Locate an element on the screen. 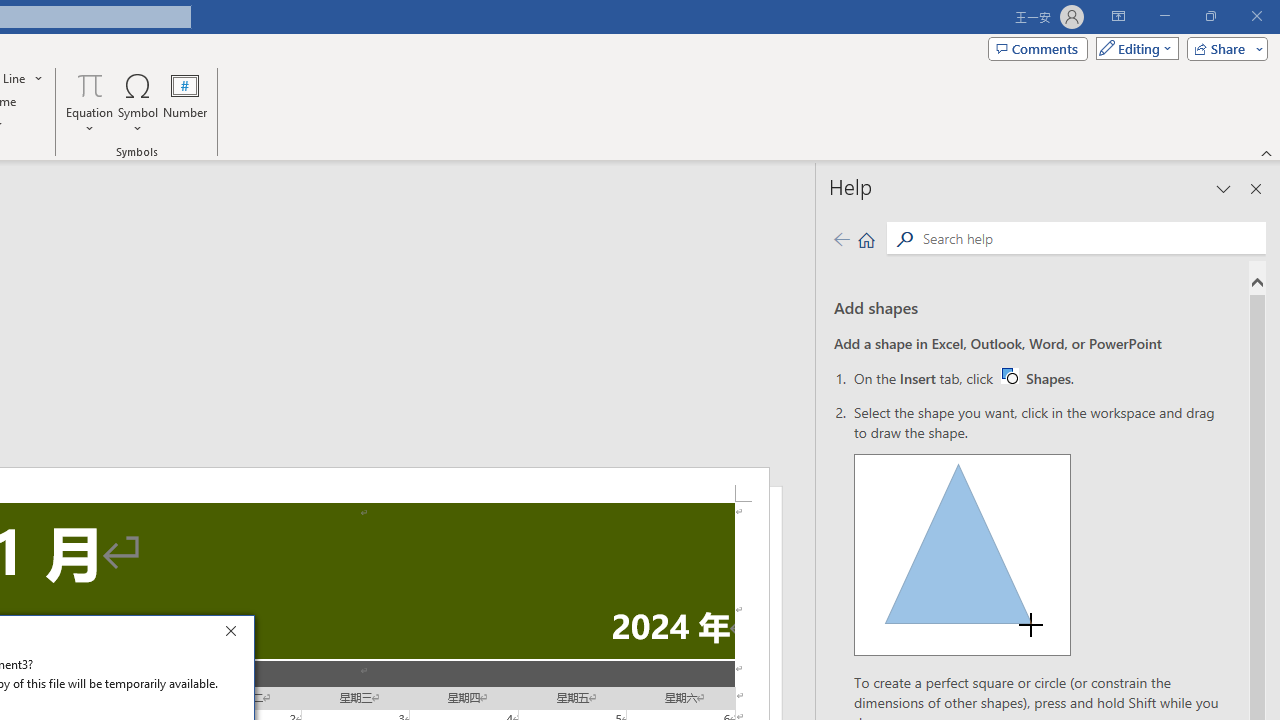  'Collapse the Ribbon' is located at coordinates (1266, 152).